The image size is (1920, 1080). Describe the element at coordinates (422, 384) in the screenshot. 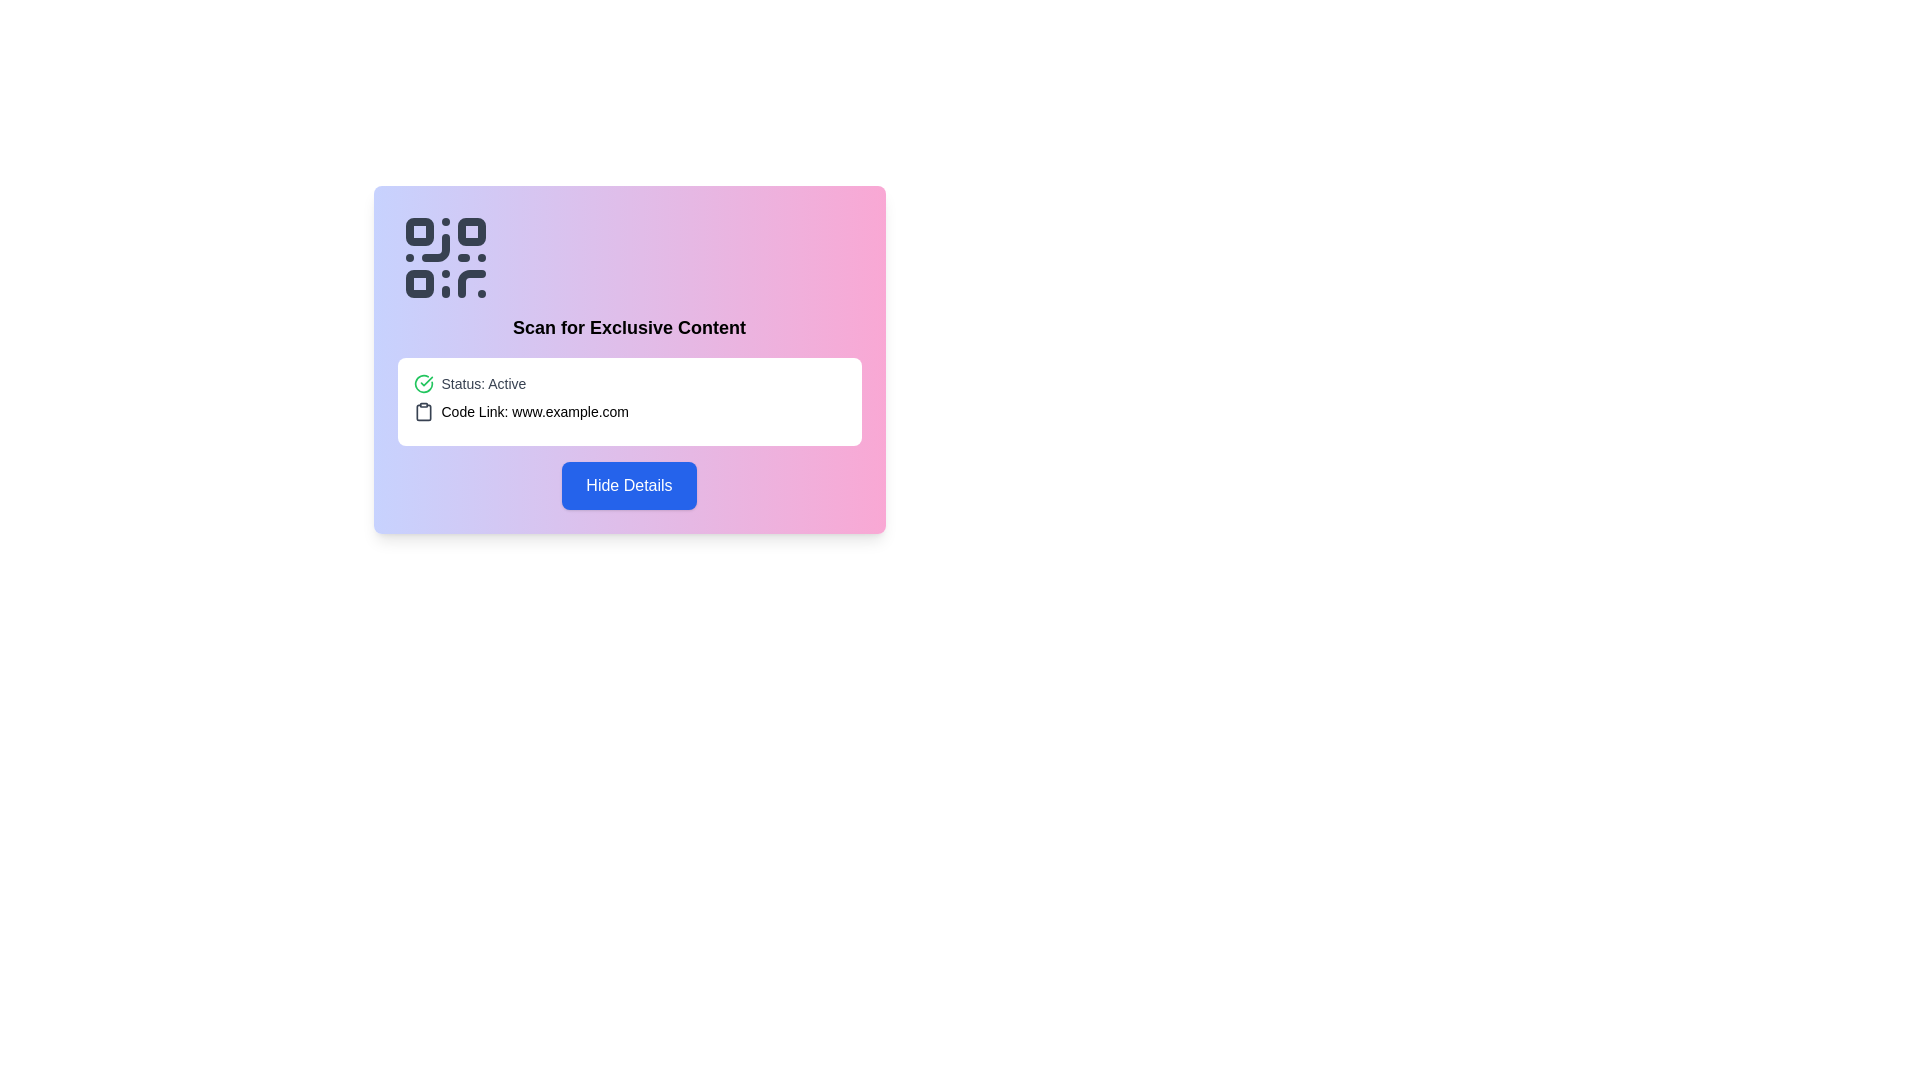

I see `the circular icon with a green check symbol indicating a positive status, located to the left of the text 'Status: Active'` at that location.